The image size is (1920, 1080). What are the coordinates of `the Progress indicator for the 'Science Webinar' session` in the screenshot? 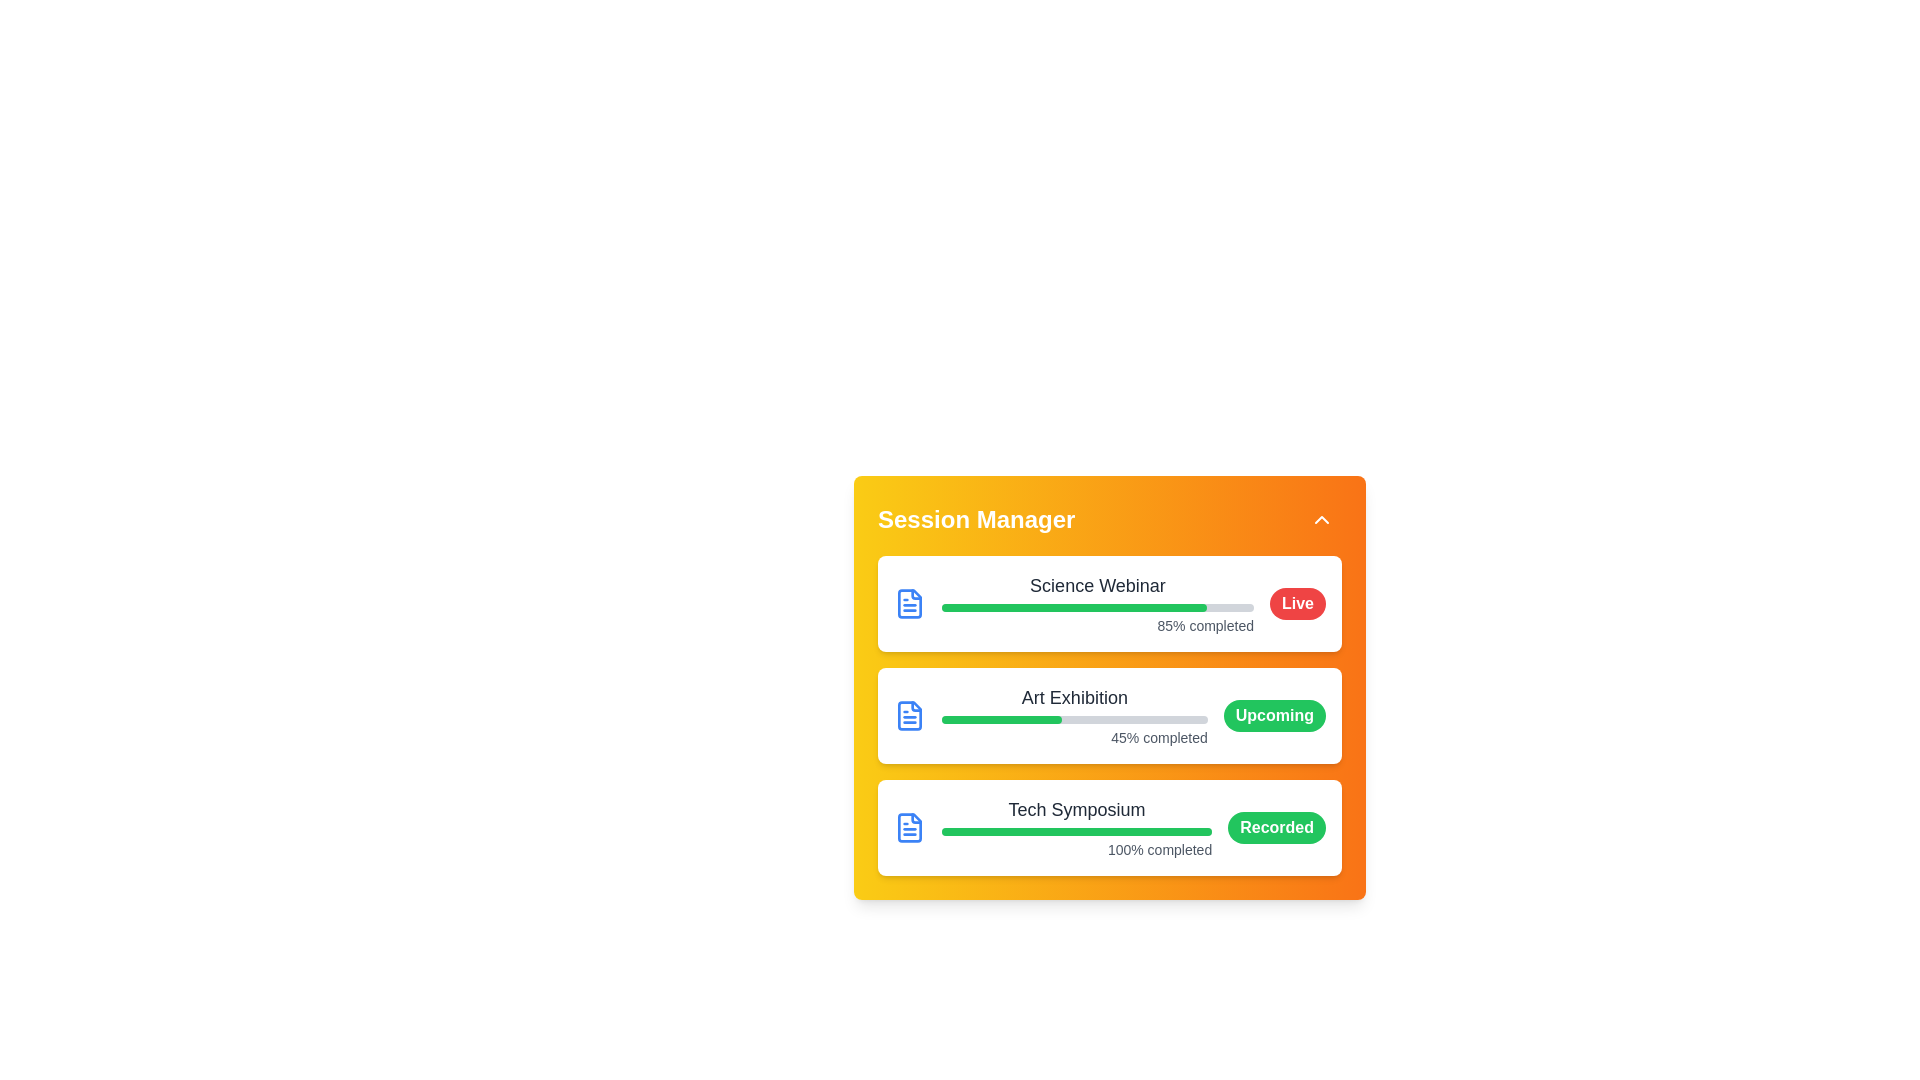 It's located at (1097, 603).